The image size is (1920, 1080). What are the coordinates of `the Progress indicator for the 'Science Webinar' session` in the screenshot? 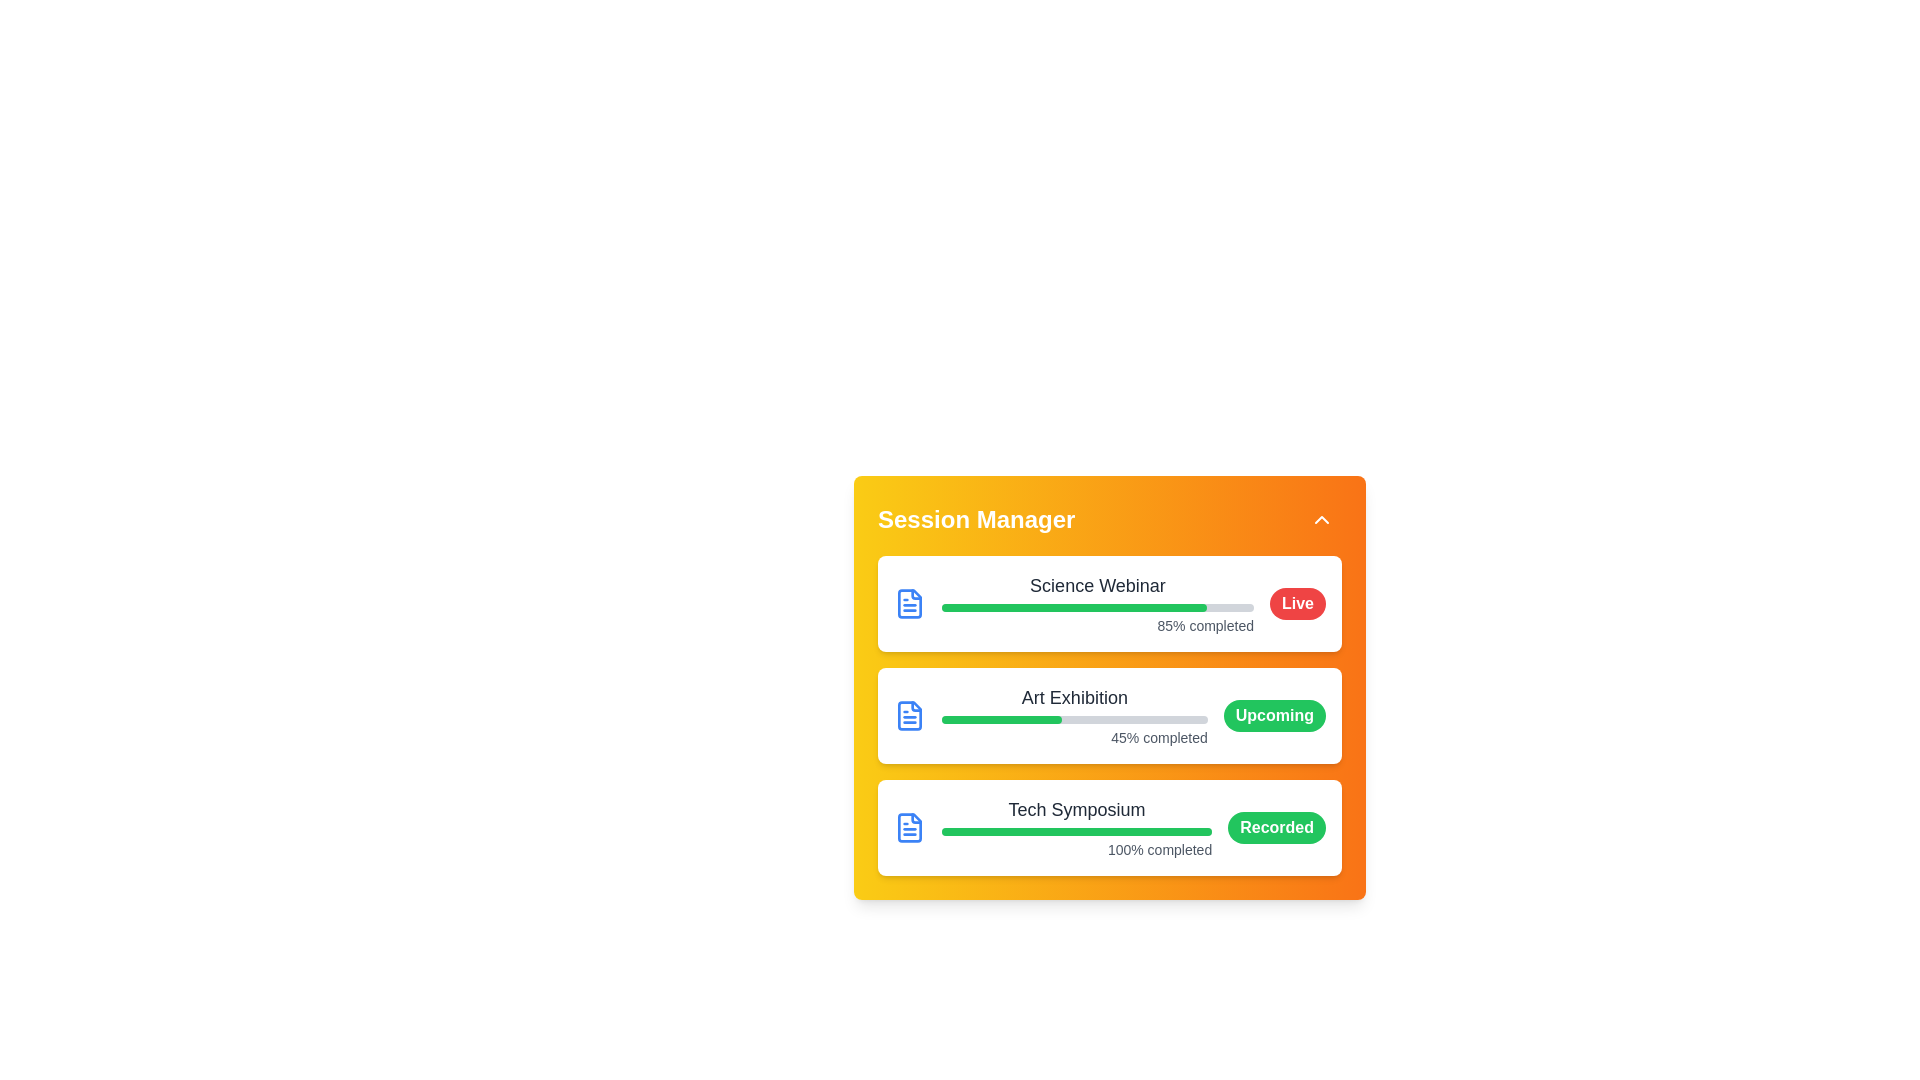 It's located at (1097, 603).